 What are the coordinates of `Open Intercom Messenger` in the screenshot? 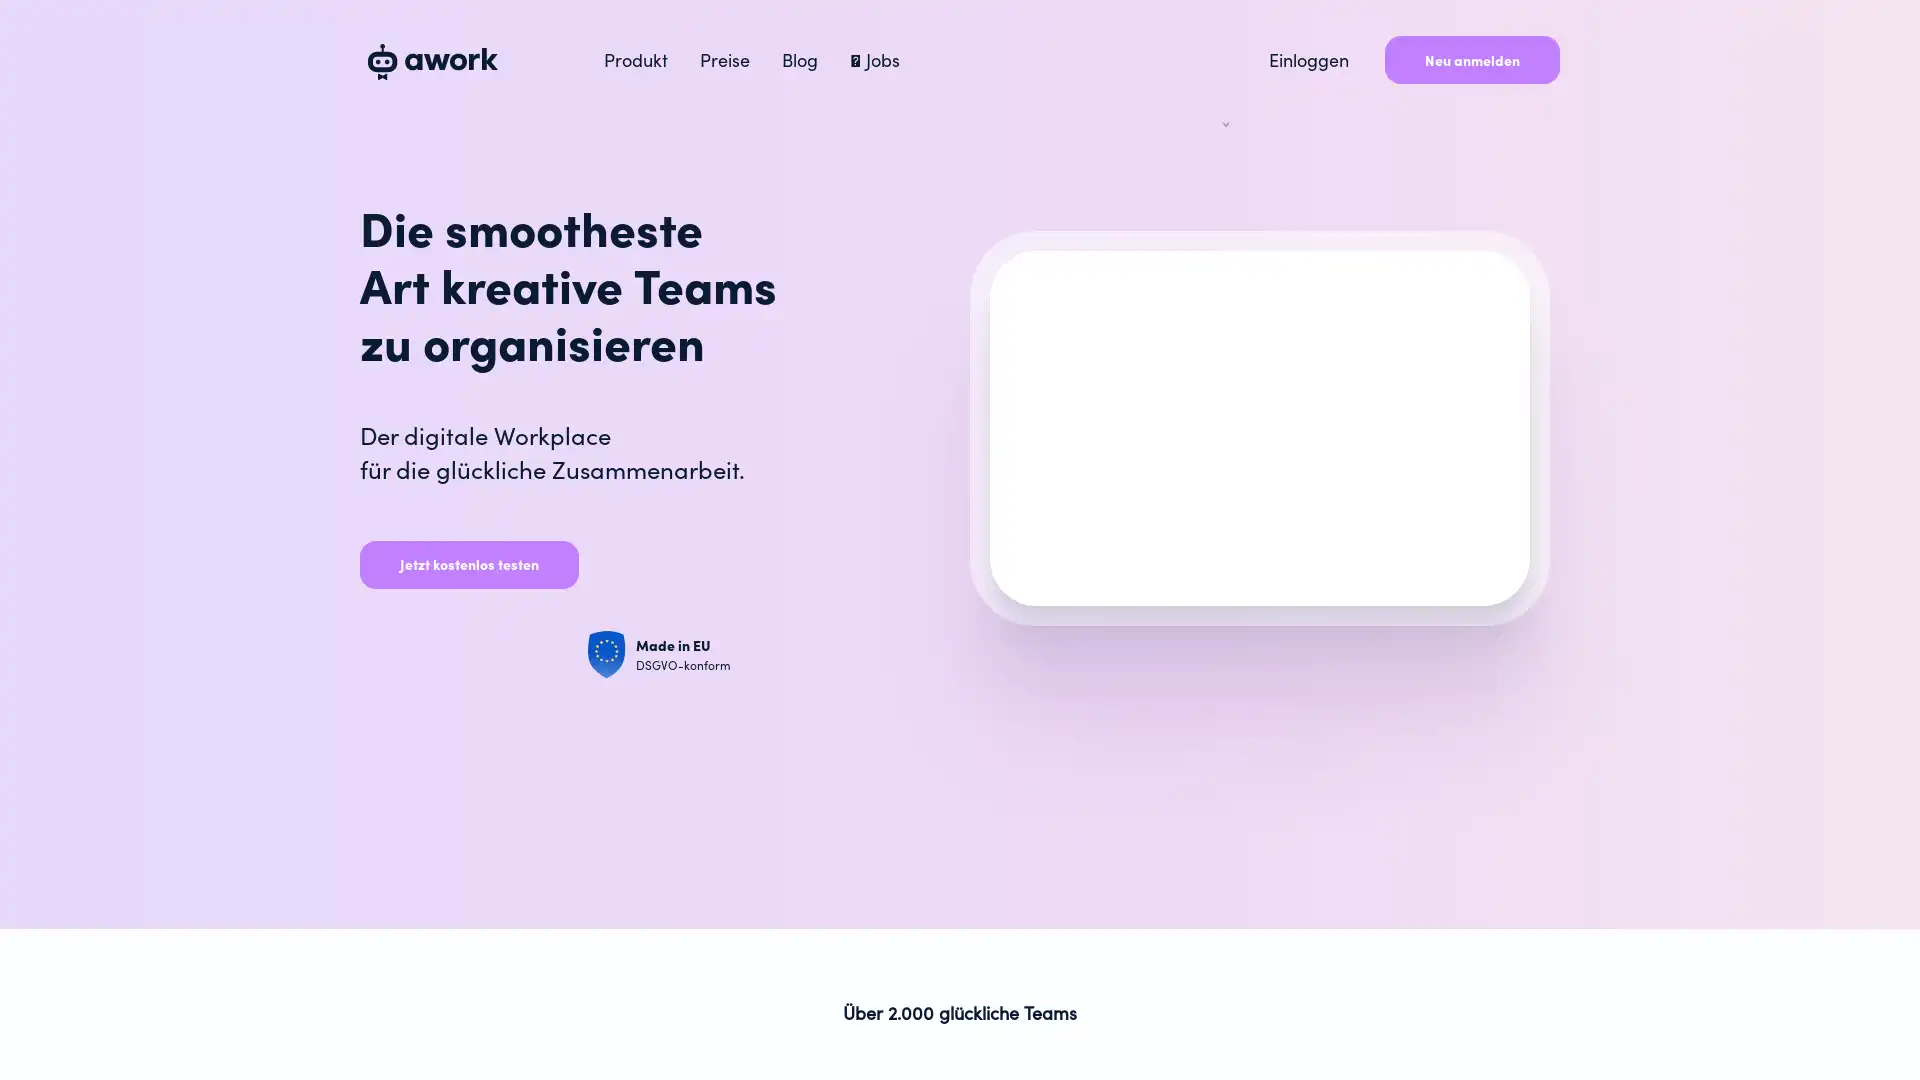 It's located at (1869, 1029).